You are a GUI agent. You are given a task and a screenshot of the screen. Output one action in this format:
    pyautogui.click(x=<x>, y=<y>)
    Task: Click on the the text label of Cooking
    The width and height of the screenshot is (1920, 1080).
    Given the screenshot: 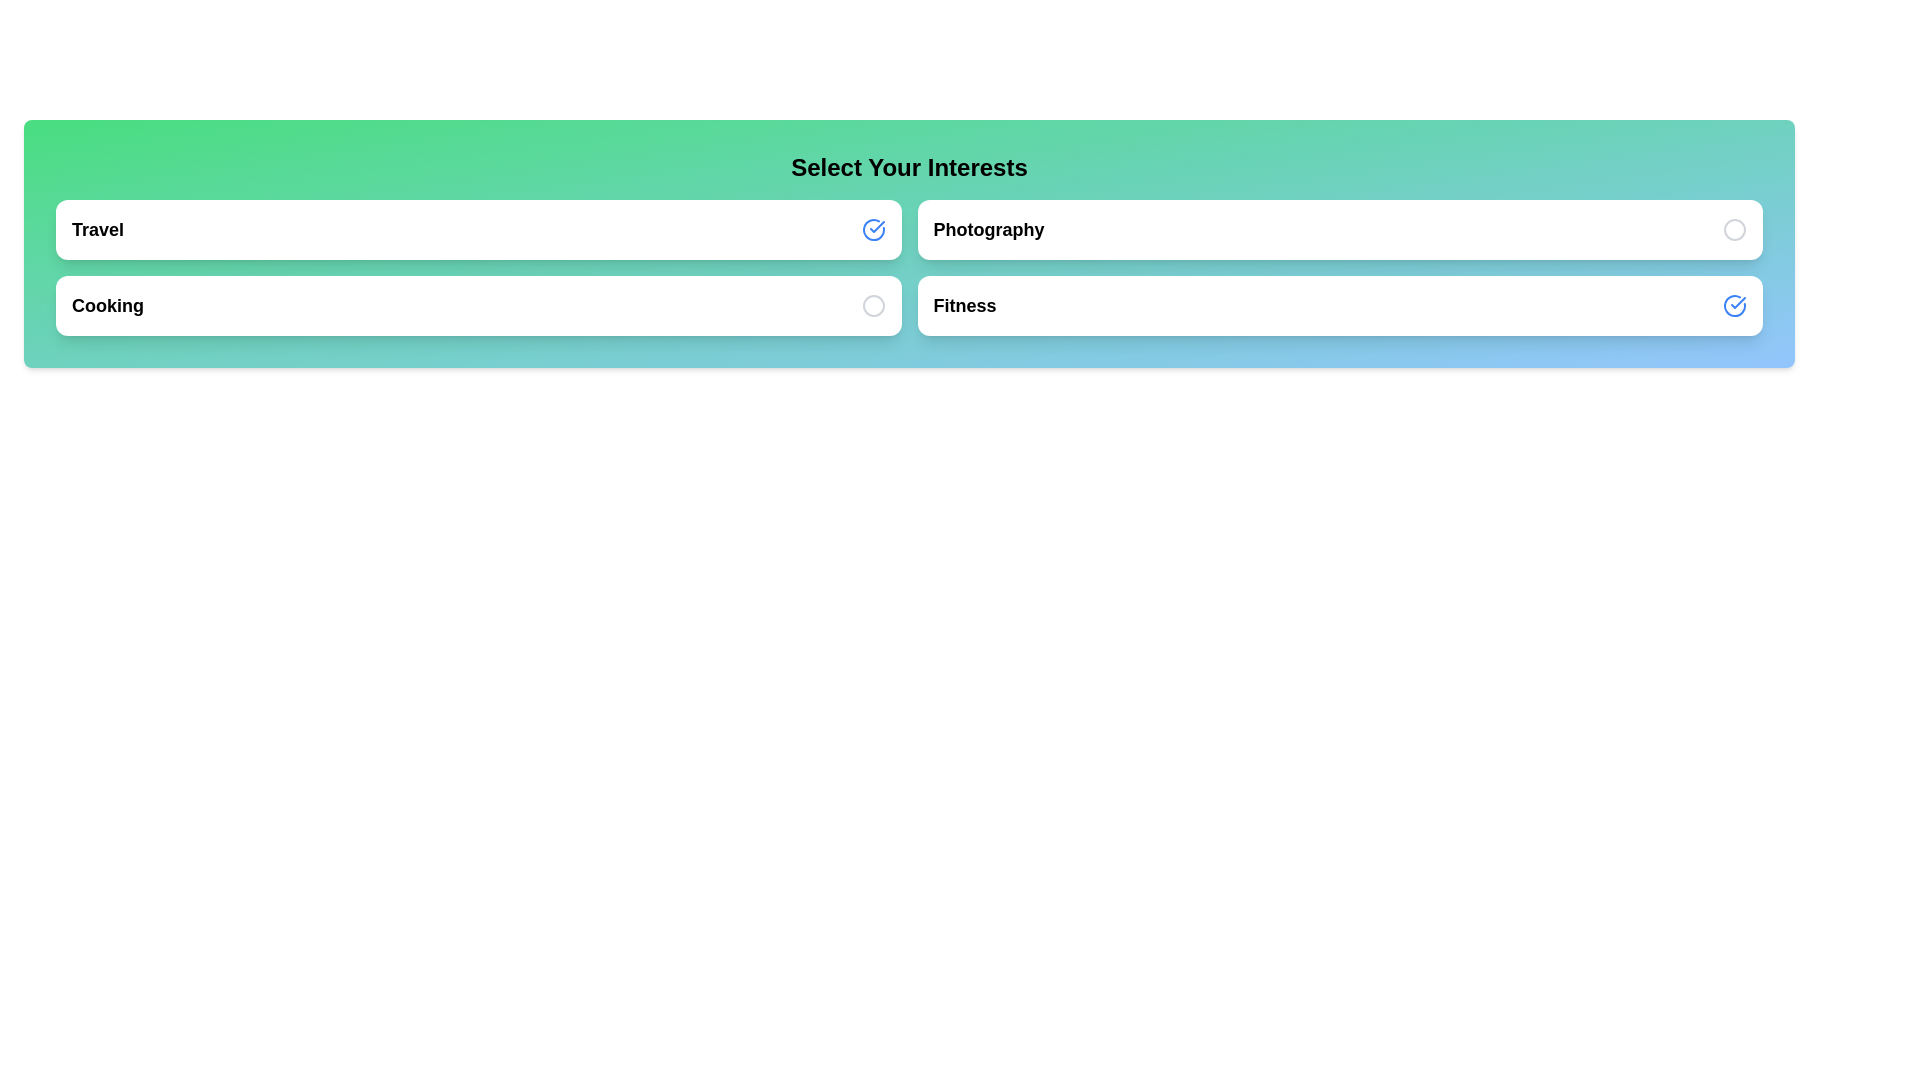 What is the action you would take?
    pyautogui.click(x=107, y=305)
    